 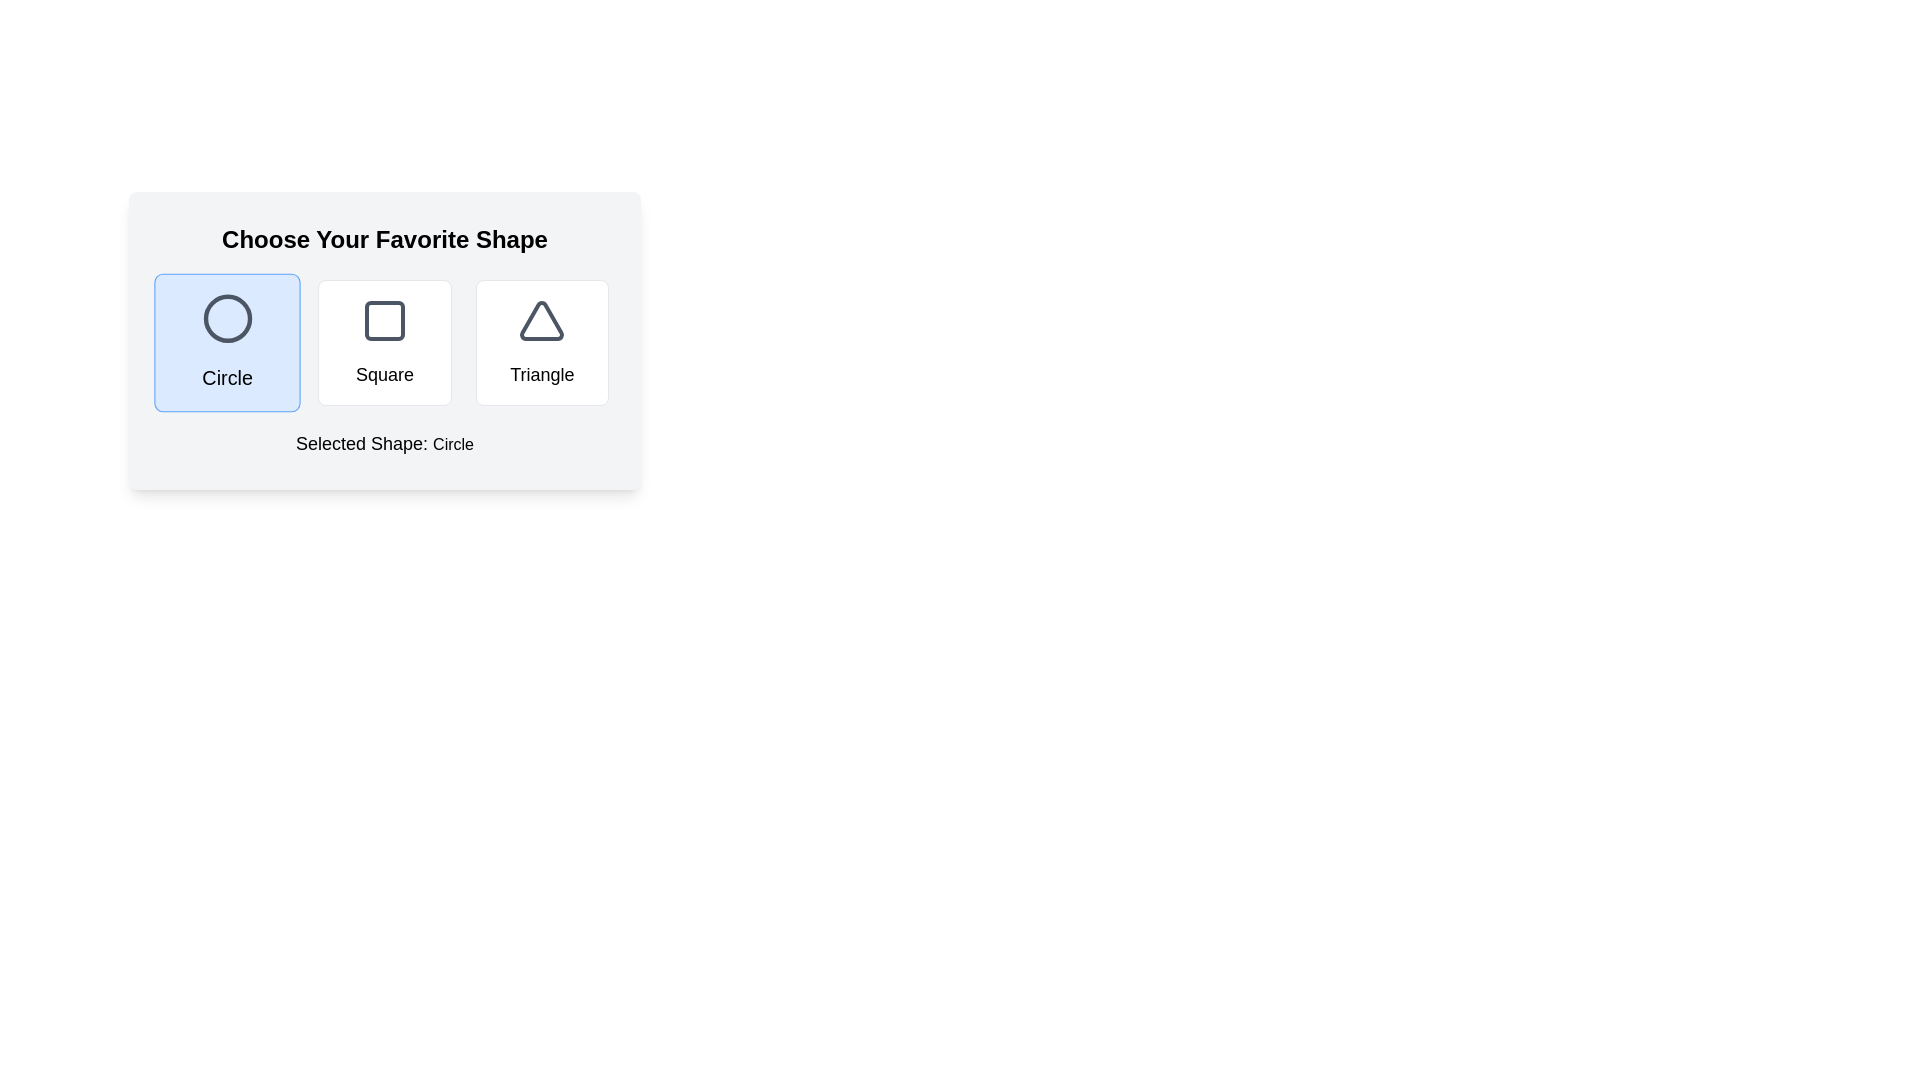 I want to click on the triangular icon with a bold outline, styled in gray, located in the third card from the left above the label 'Triangle', so click(x=542, y=319).